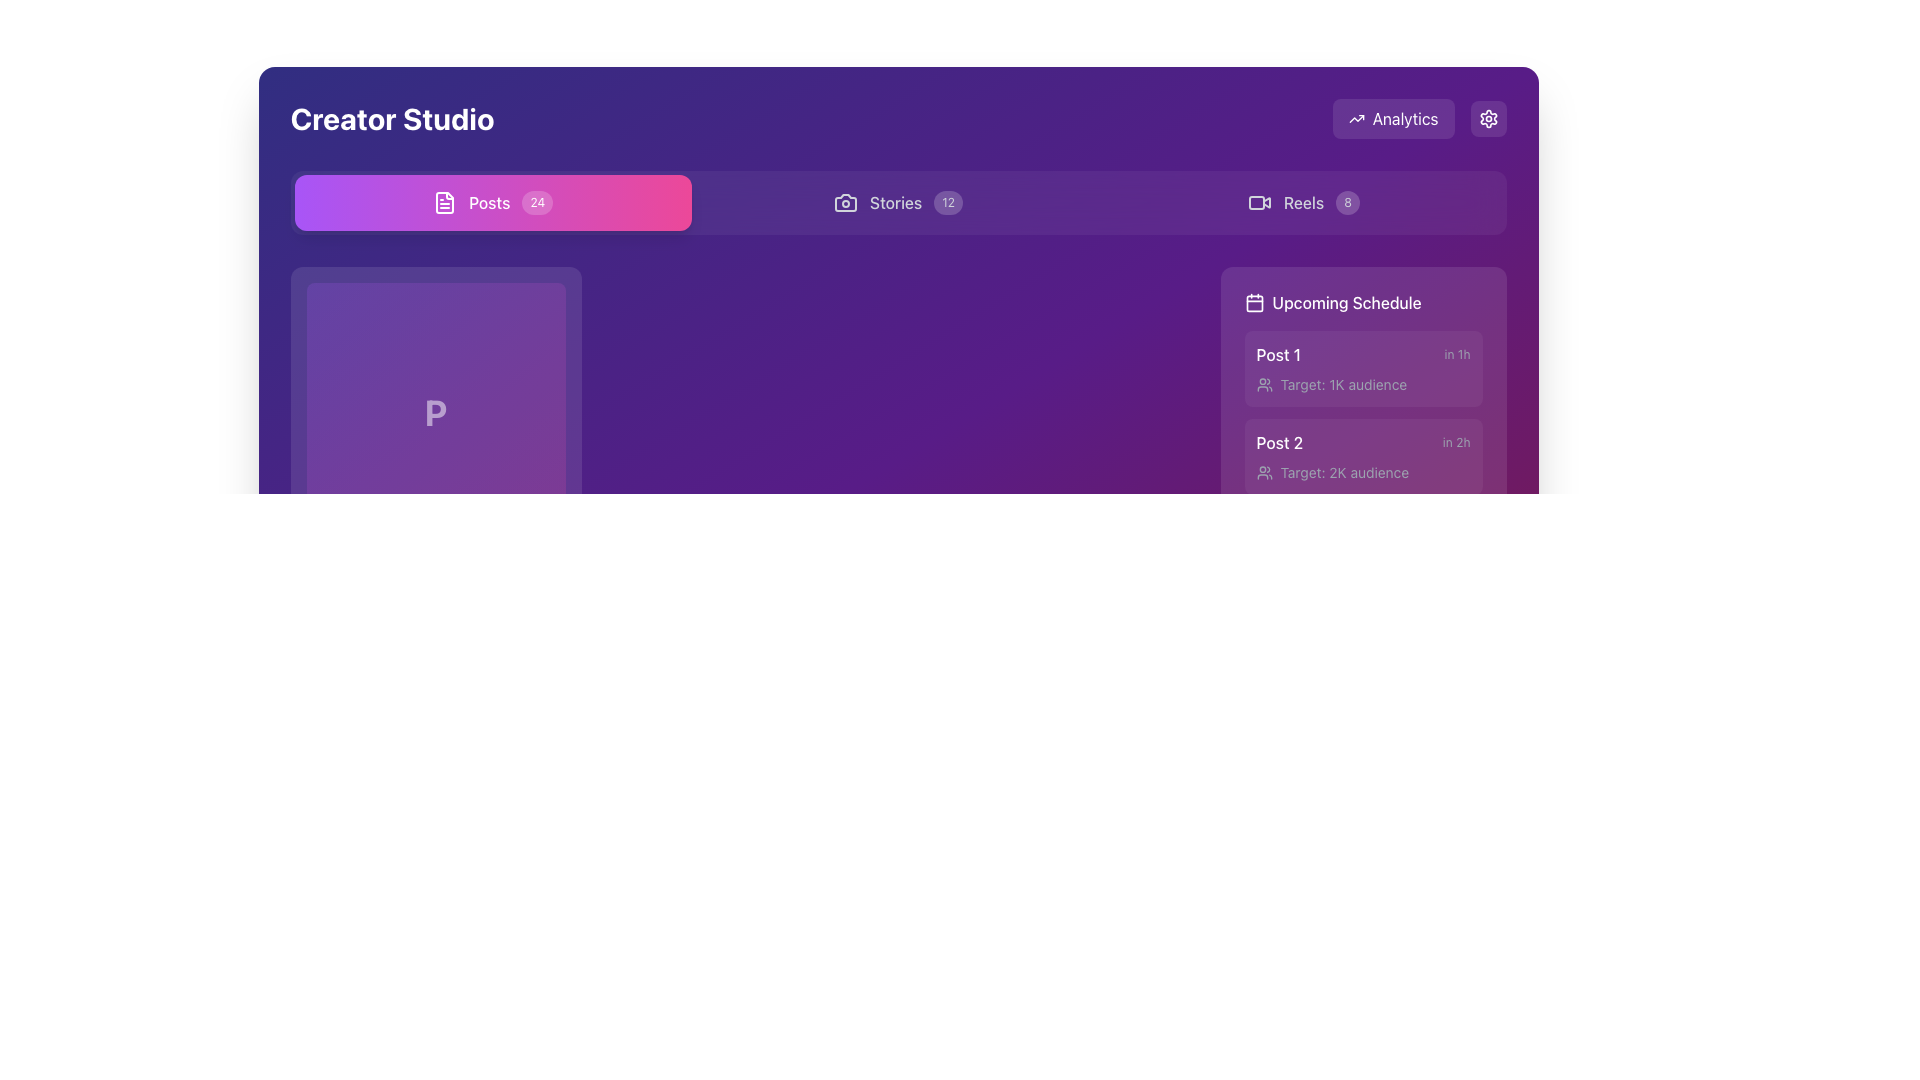  What do you see at coordinates (1362, 456) in the screenshot?
I see `details of the schedule for the List item labeled 'Post 2' located in the 'Upcoming Schedule' section, which has a purple gradient background and displays a target audience of '2K audience'` at bounding box center [1362, 456].